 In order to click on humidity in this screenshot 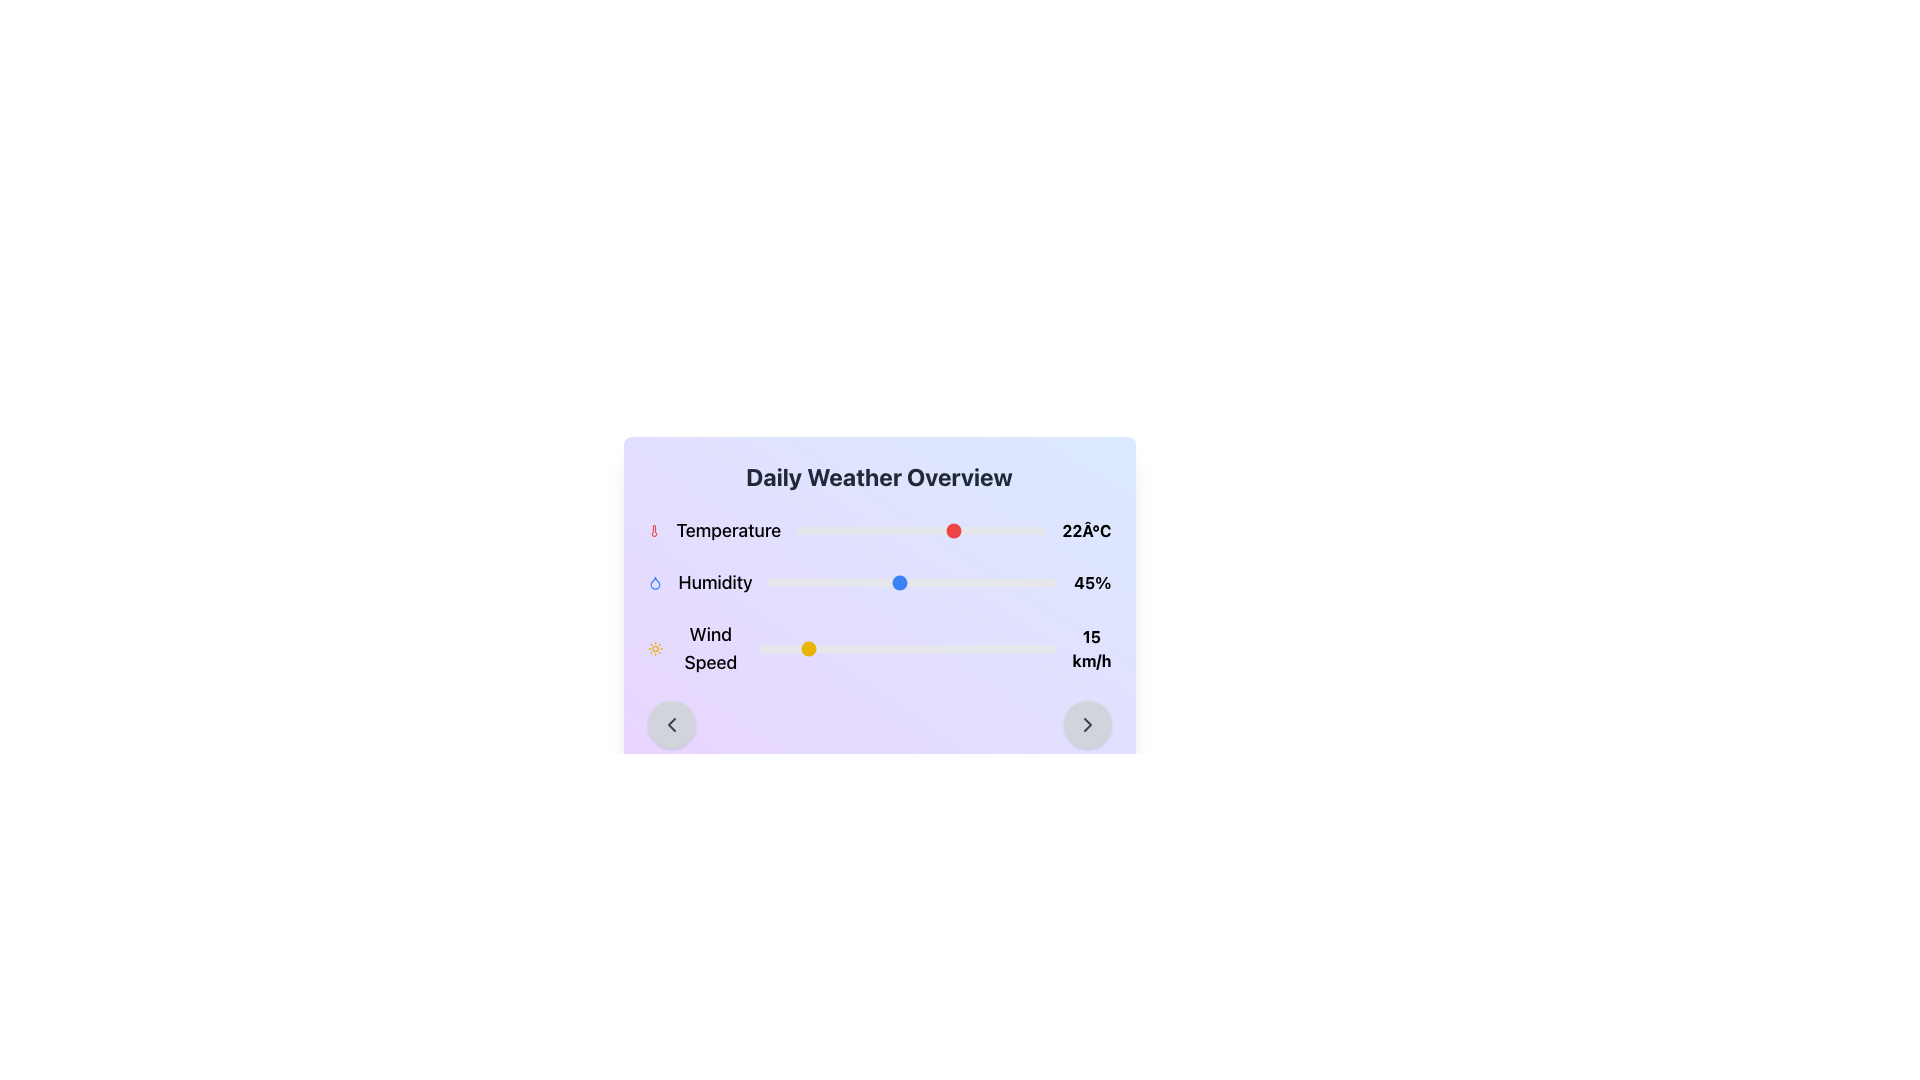, I will do `click(790, 582)`.